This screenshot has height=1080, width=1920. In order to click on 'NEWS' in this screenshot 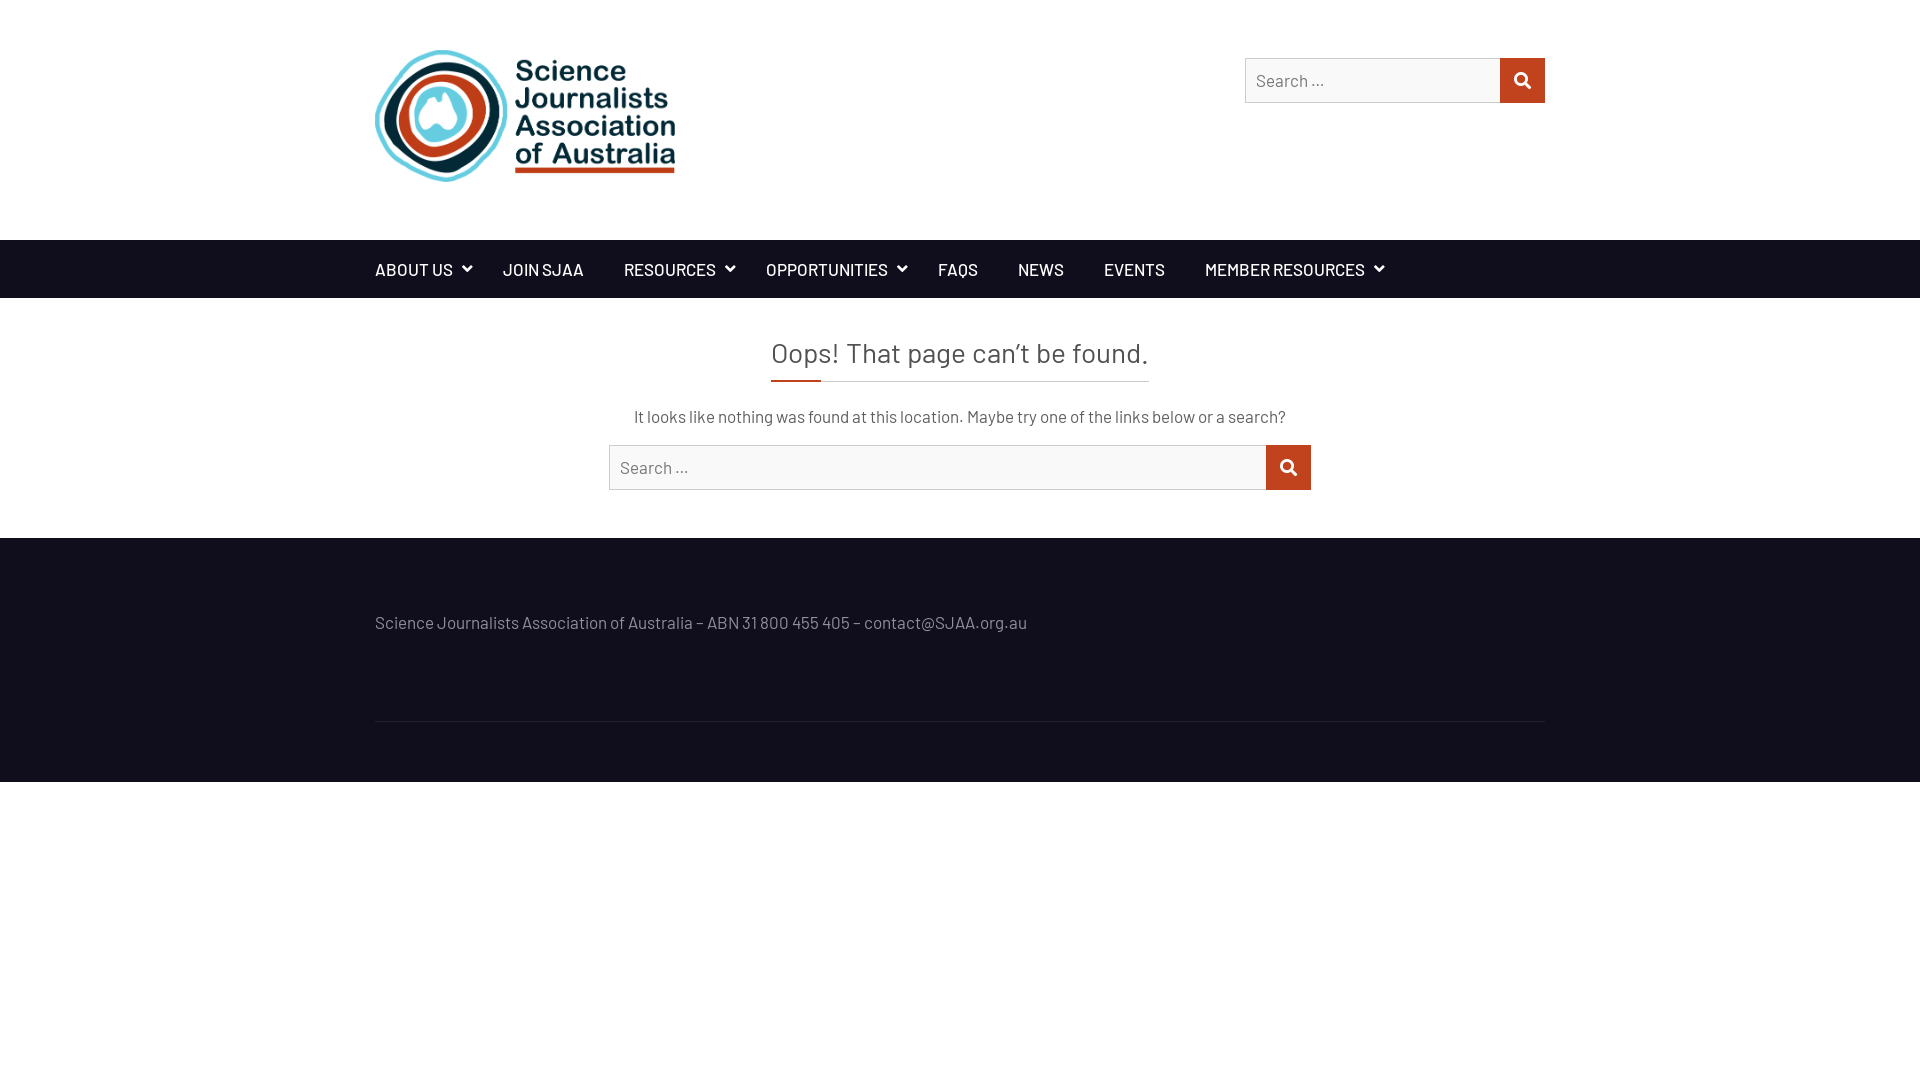, I will do `click(1040, 268)`.